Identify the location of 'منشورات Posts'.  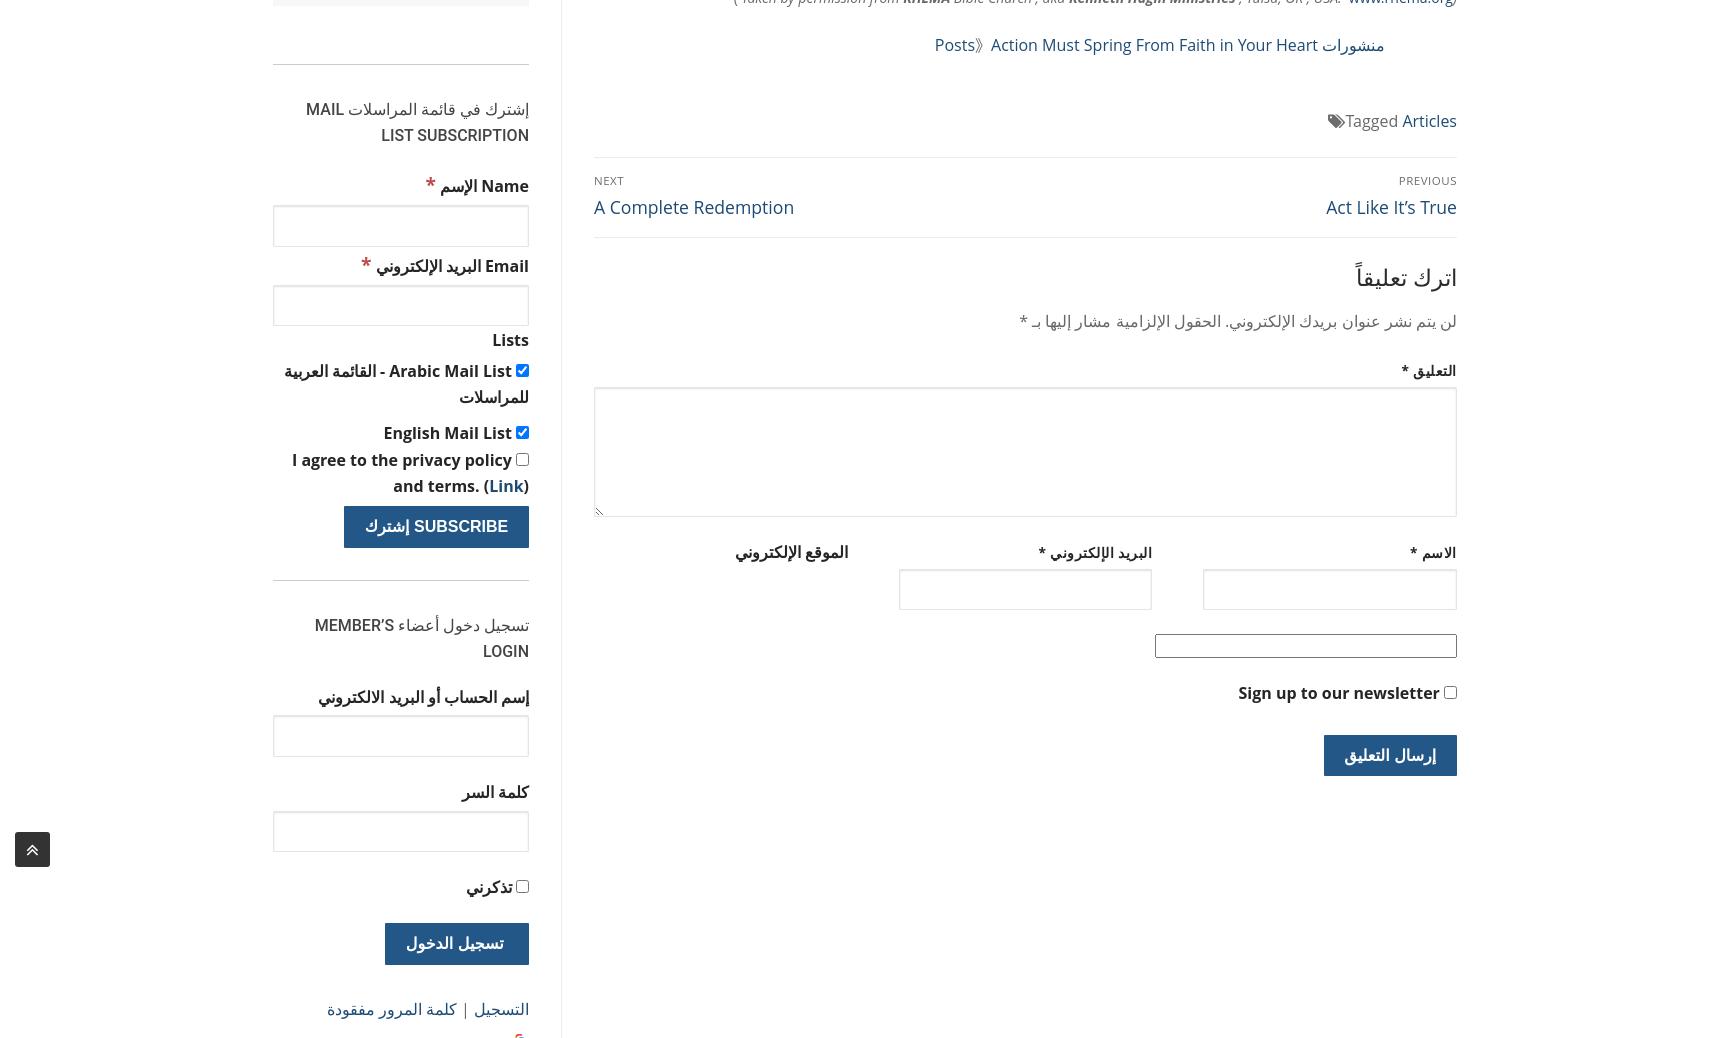
(1159, 44).